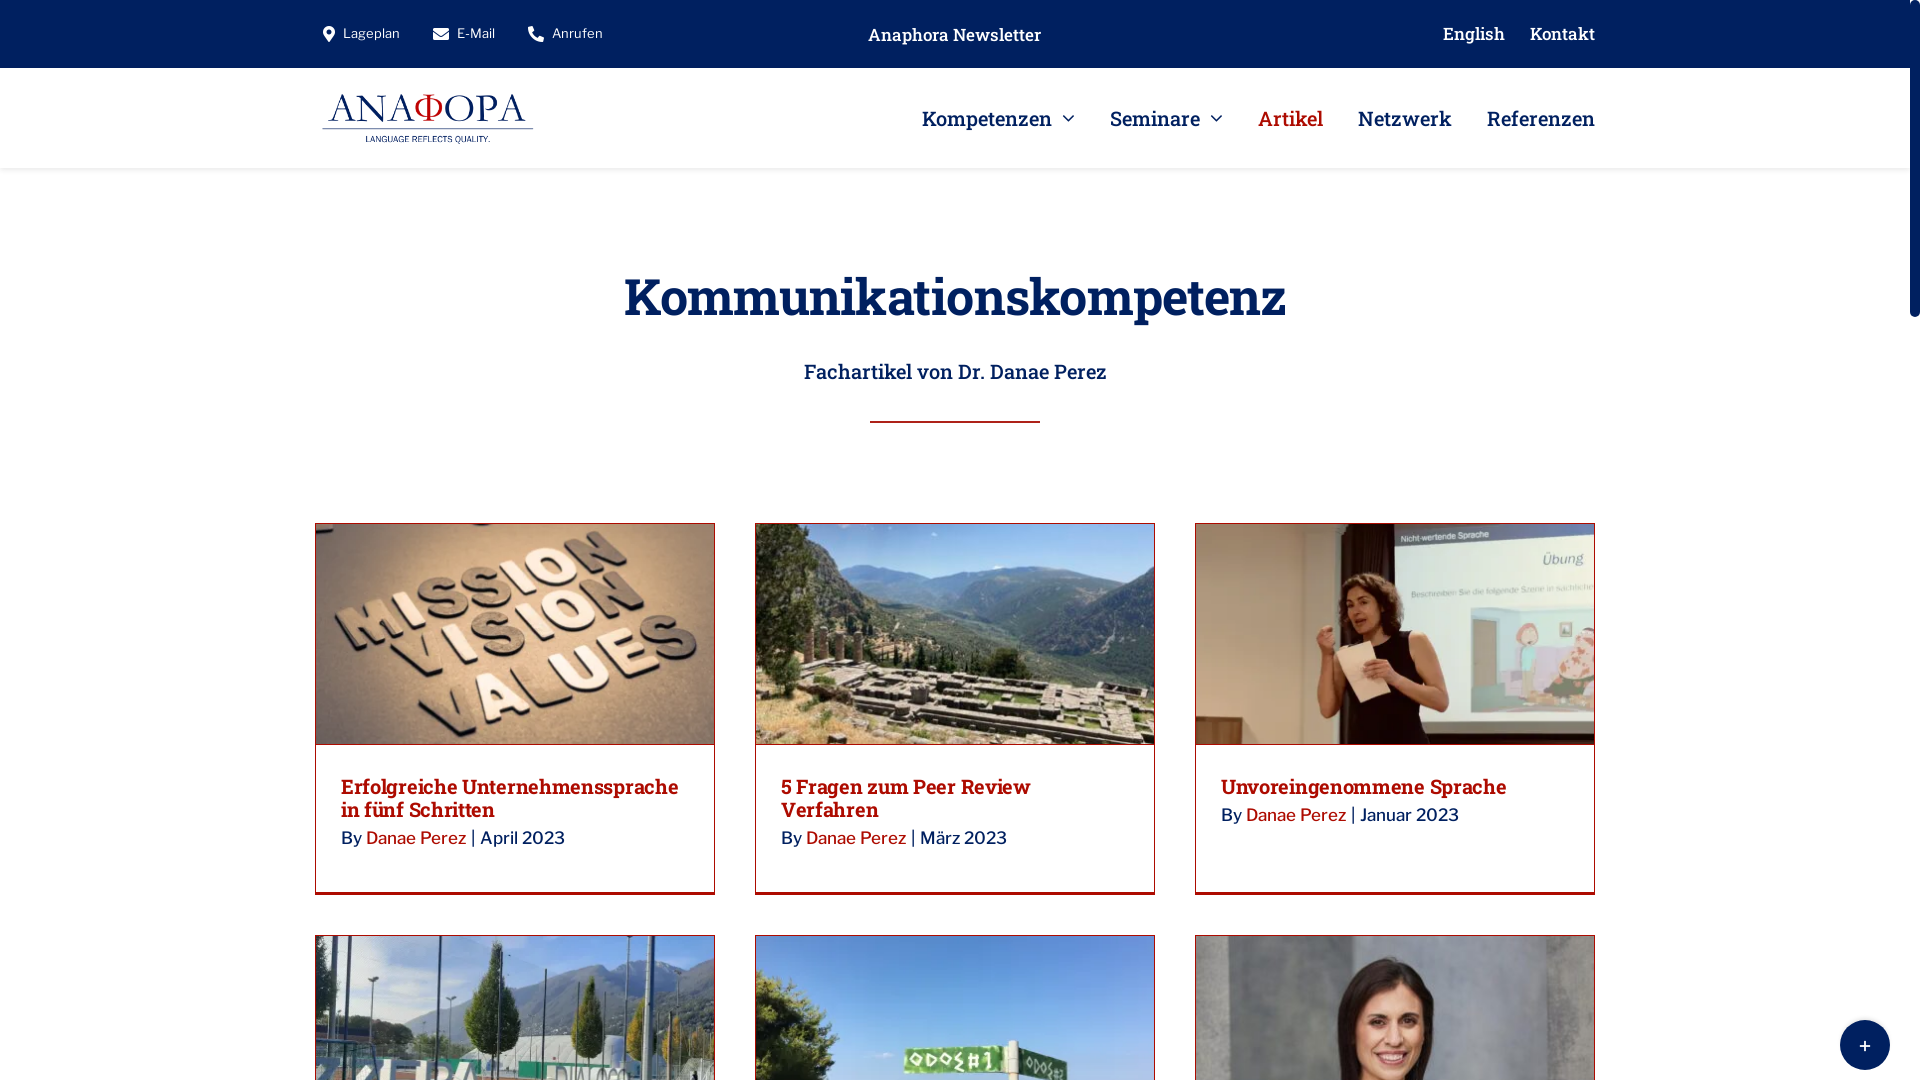 This screenshot has width=1920, height=1080. Describe the element at coordinates (357, 34) in the screenshot. I see `'Lageplan'` at that location.